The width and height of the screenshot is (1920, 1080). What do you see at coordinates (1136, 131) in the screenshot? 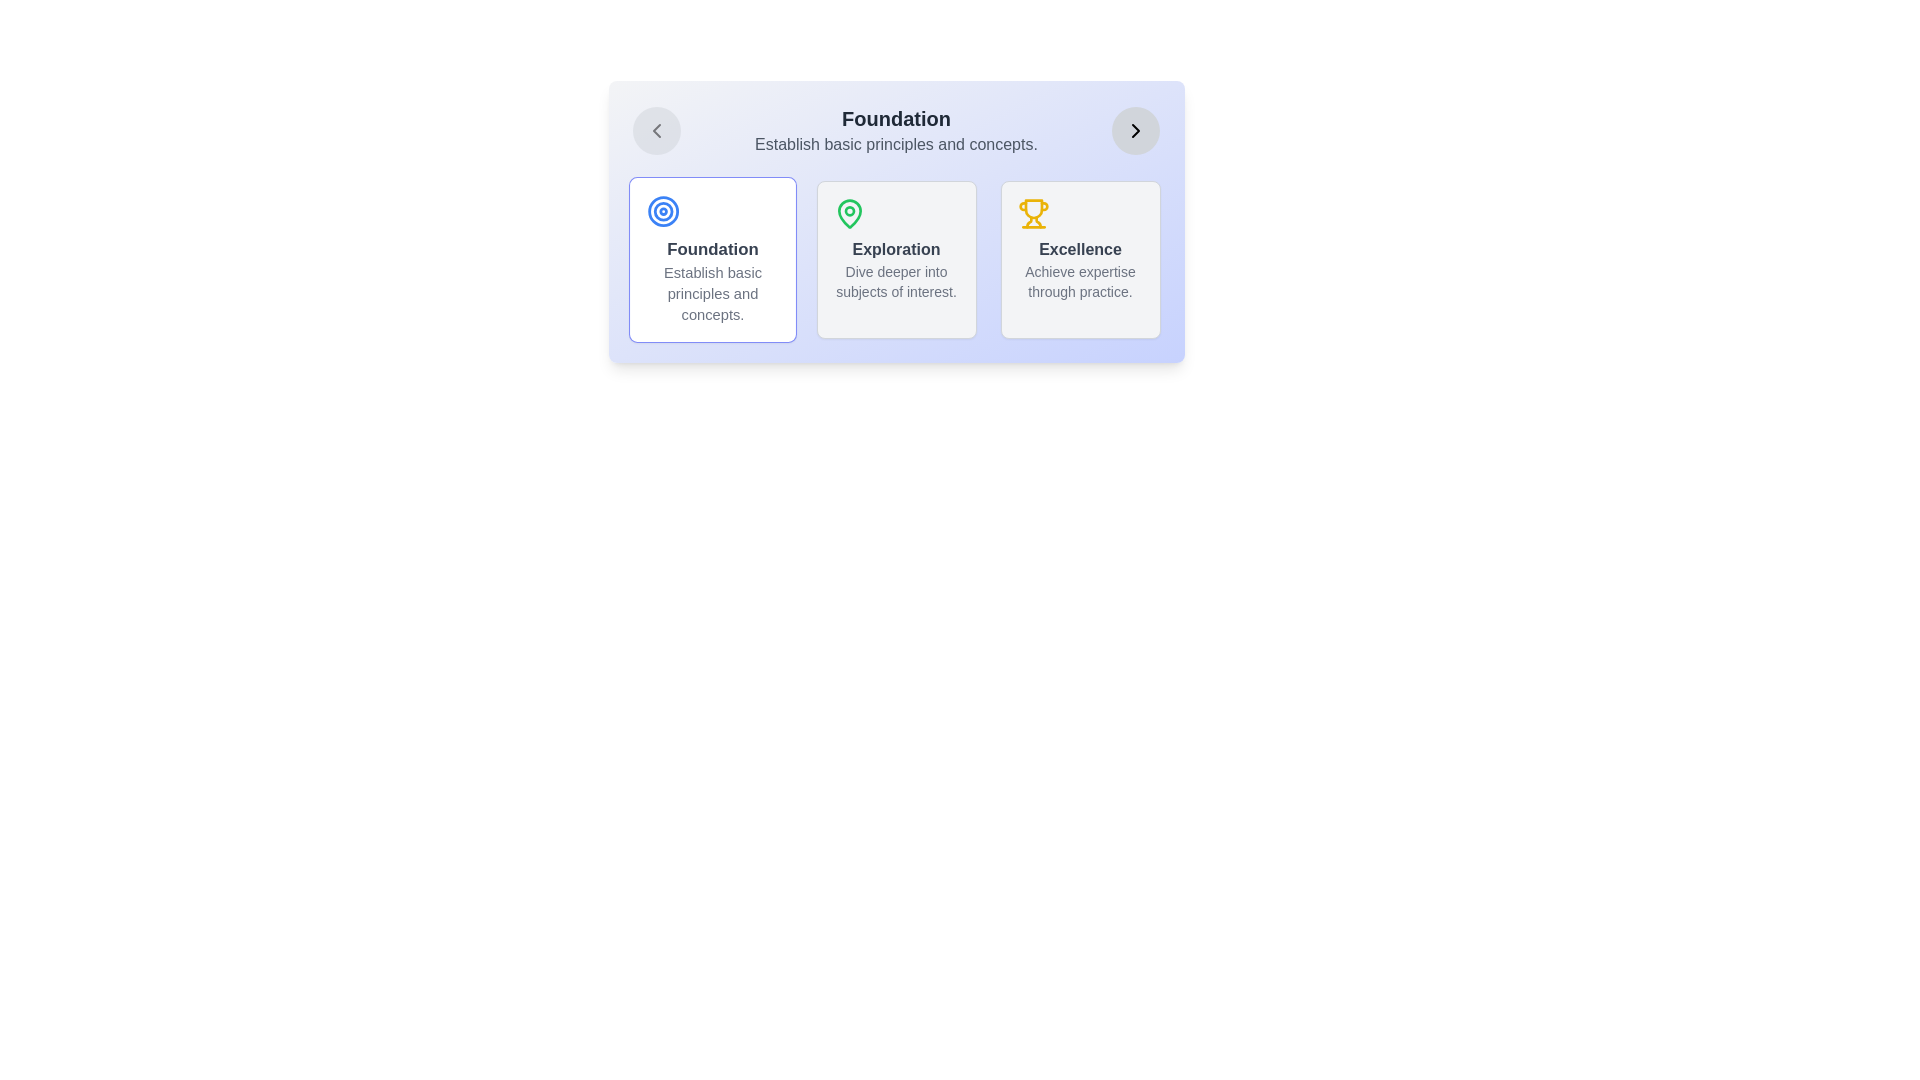
I see `the chevron arrow icon embedded in the circular button located at the upper-right corner of the card labeled 'Foundation', 'Exploration', and 'Excellence'` at bounding box center [1136, 131].